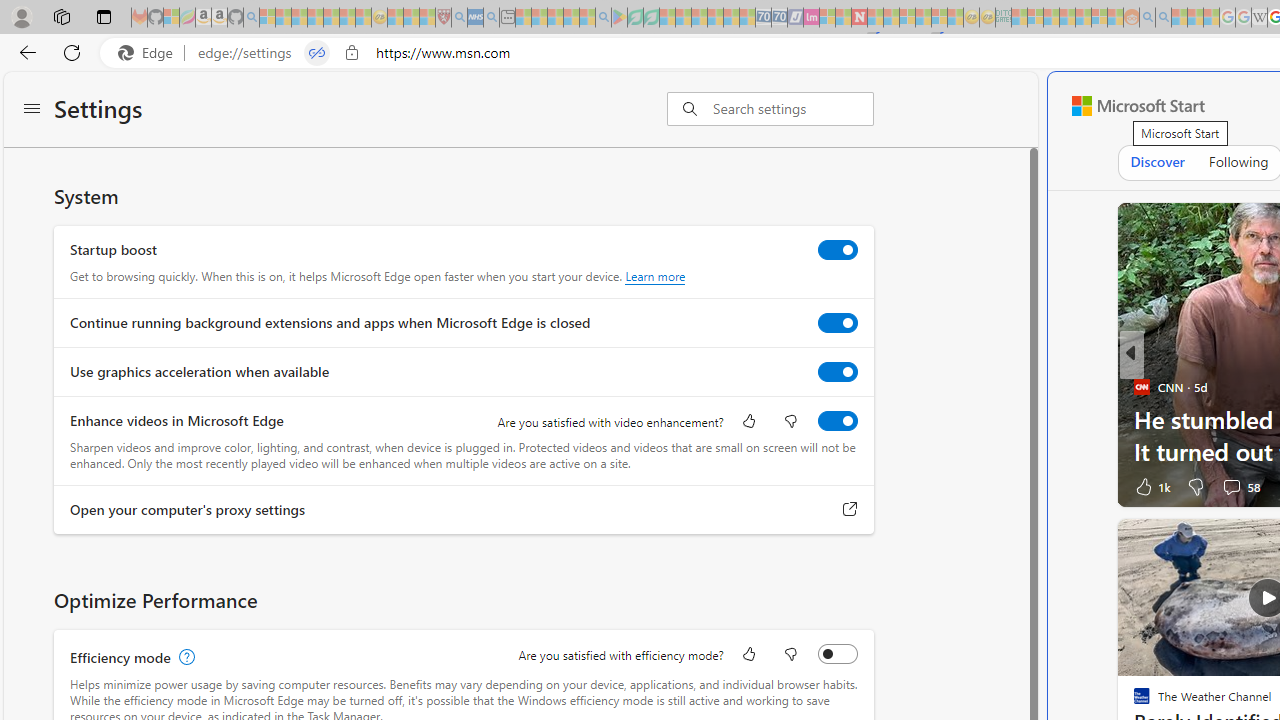 The width and height of the screenshot is (1280, 720). I want to click on 'ScienceAlert', so click(1141, 387).